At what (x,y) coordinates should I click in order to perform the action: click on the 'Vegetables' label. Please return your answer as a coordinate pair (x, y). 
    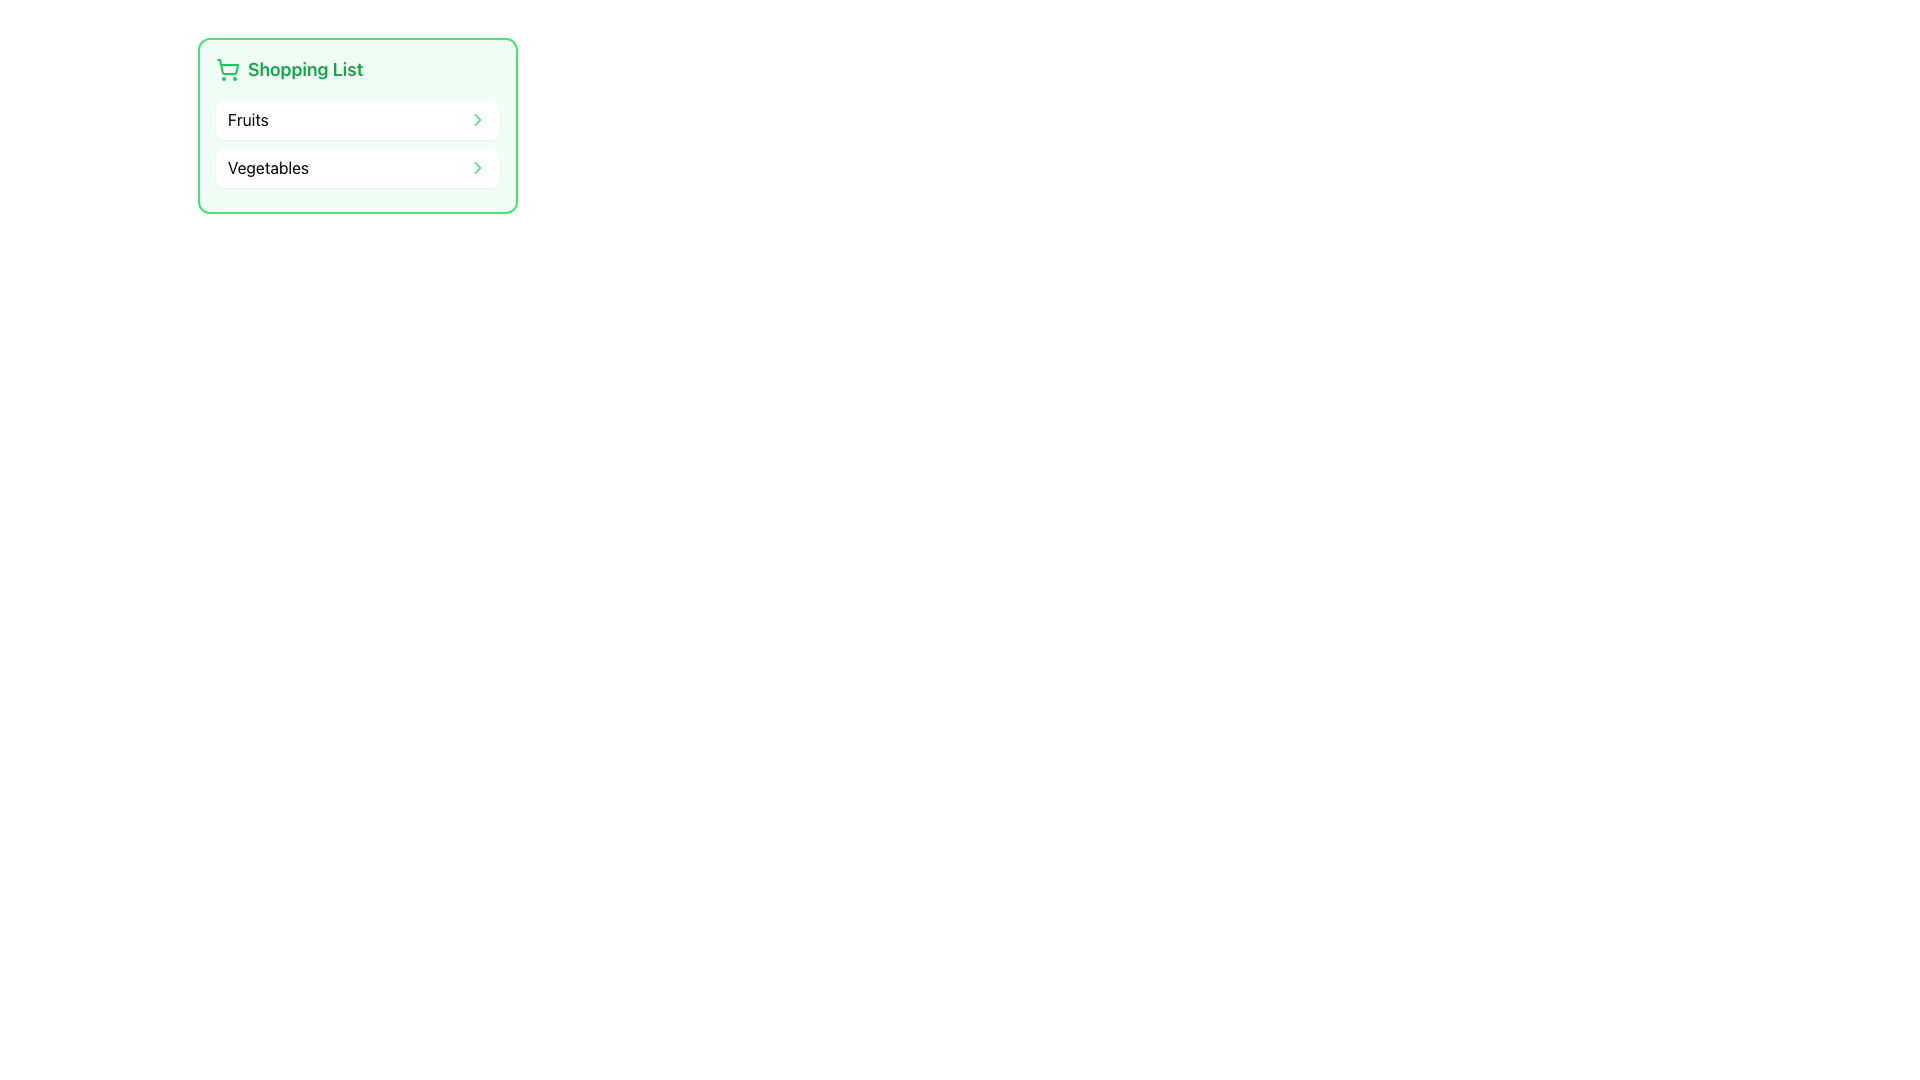
    Looking at the image, I should click on (267, 167).